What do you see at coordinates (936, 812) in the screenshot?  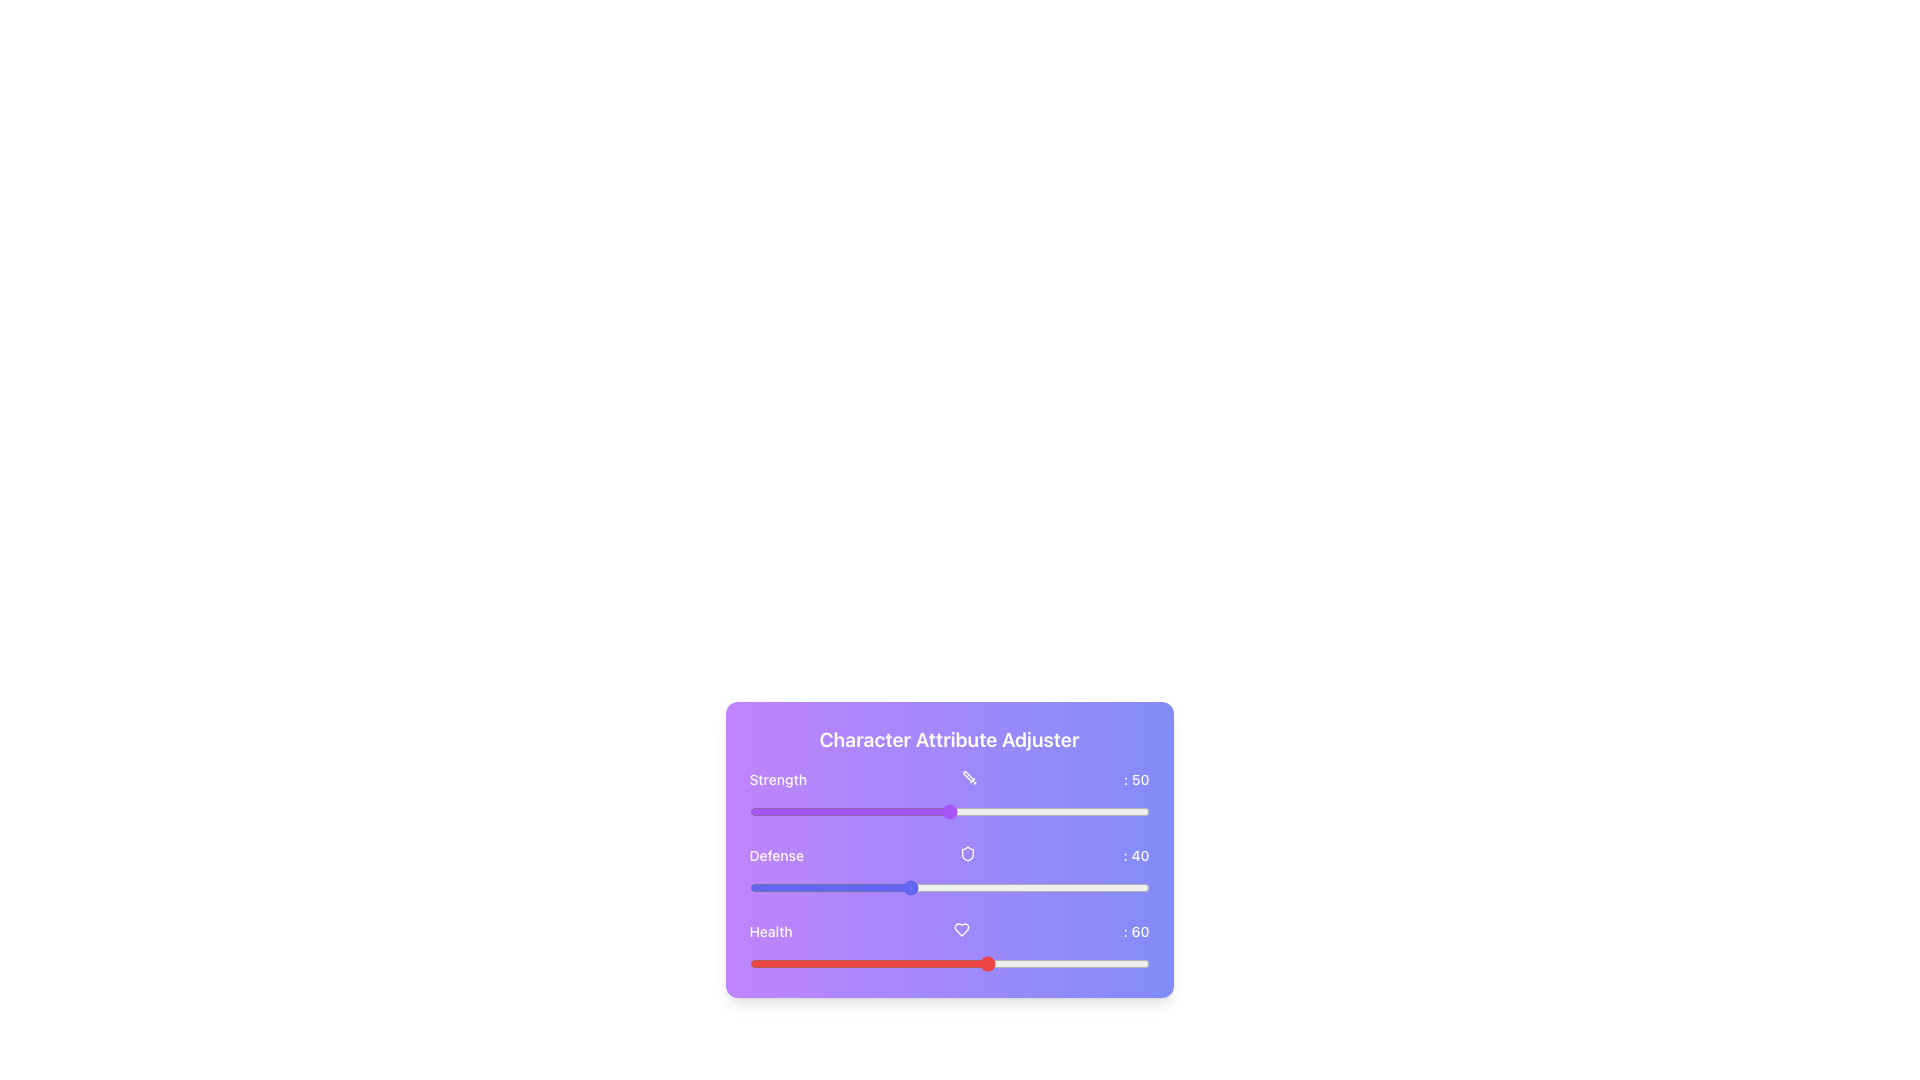 I see `the Strength value` at bounding box center [936, 812].